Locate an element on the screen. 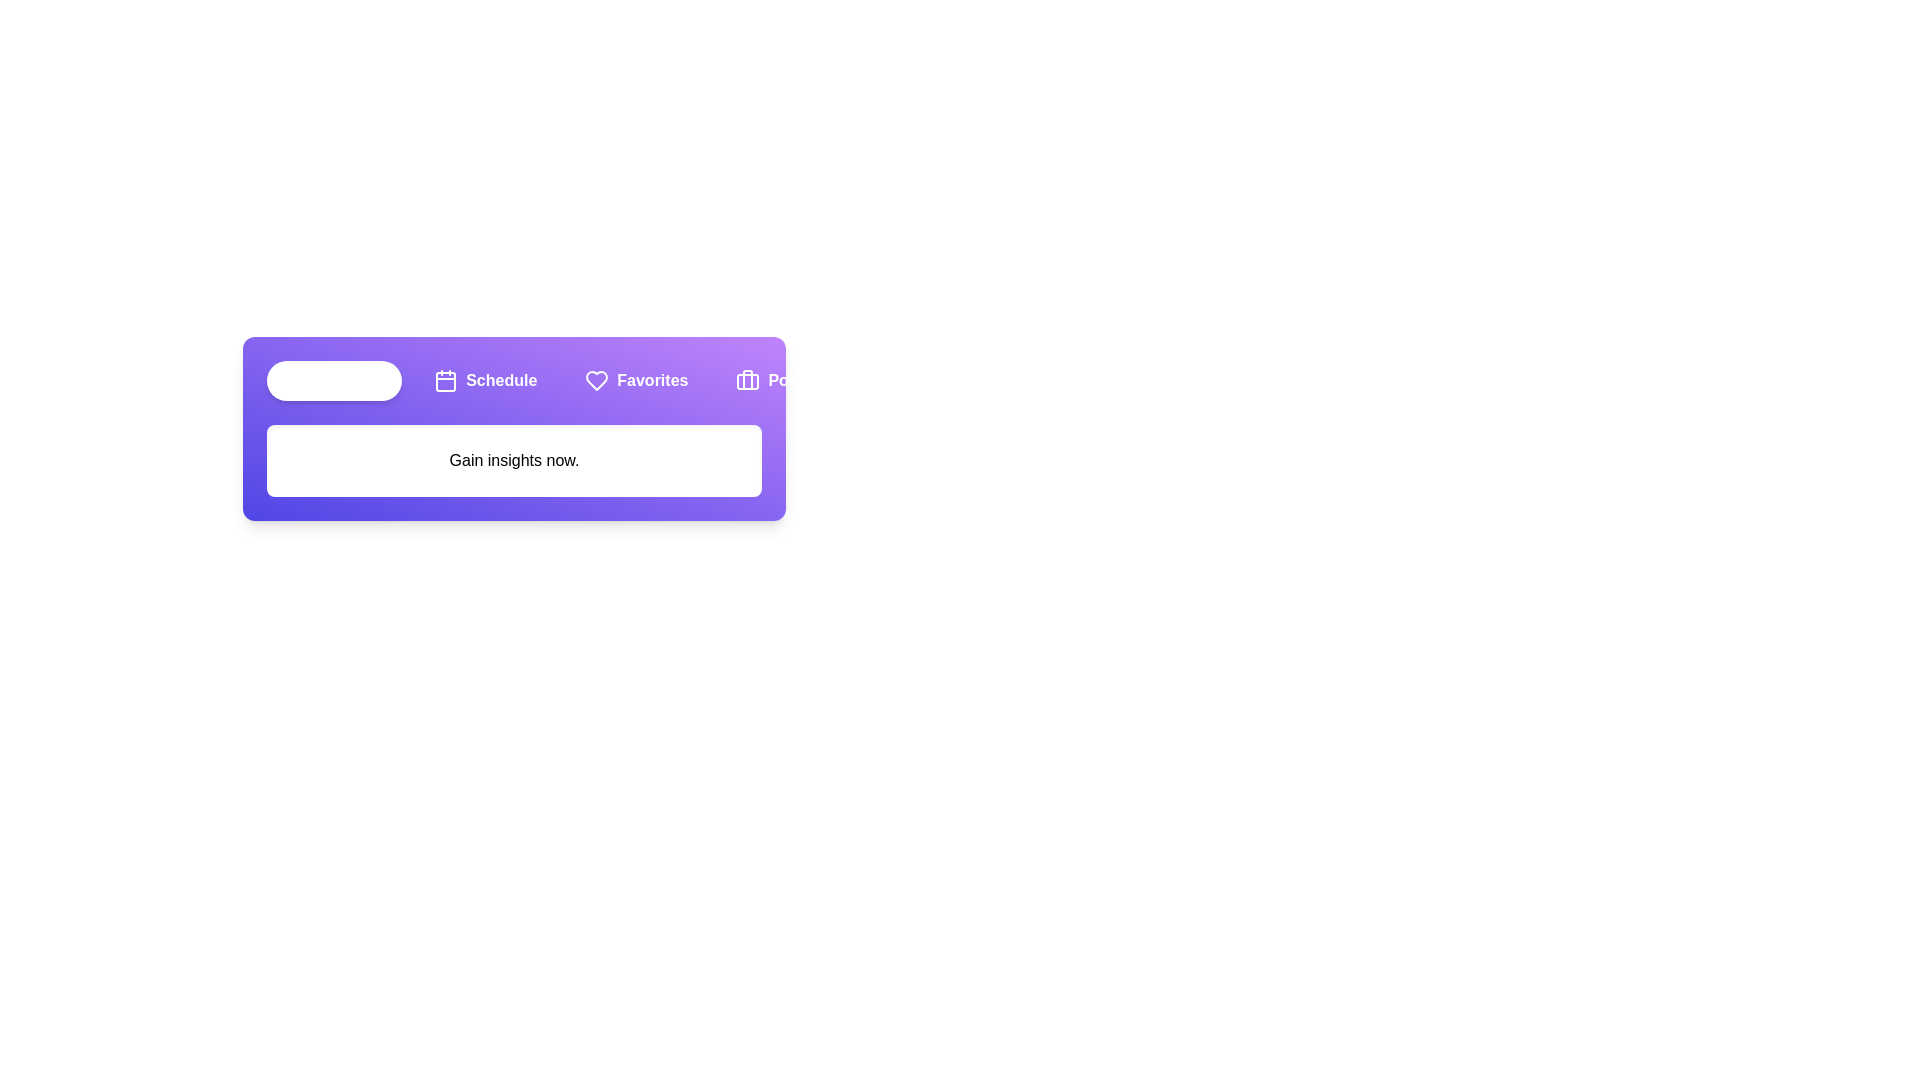 This screenshot has height=1080, width=1920. the tab labeled Schedule to view its content is located at coordinates (484, 381).